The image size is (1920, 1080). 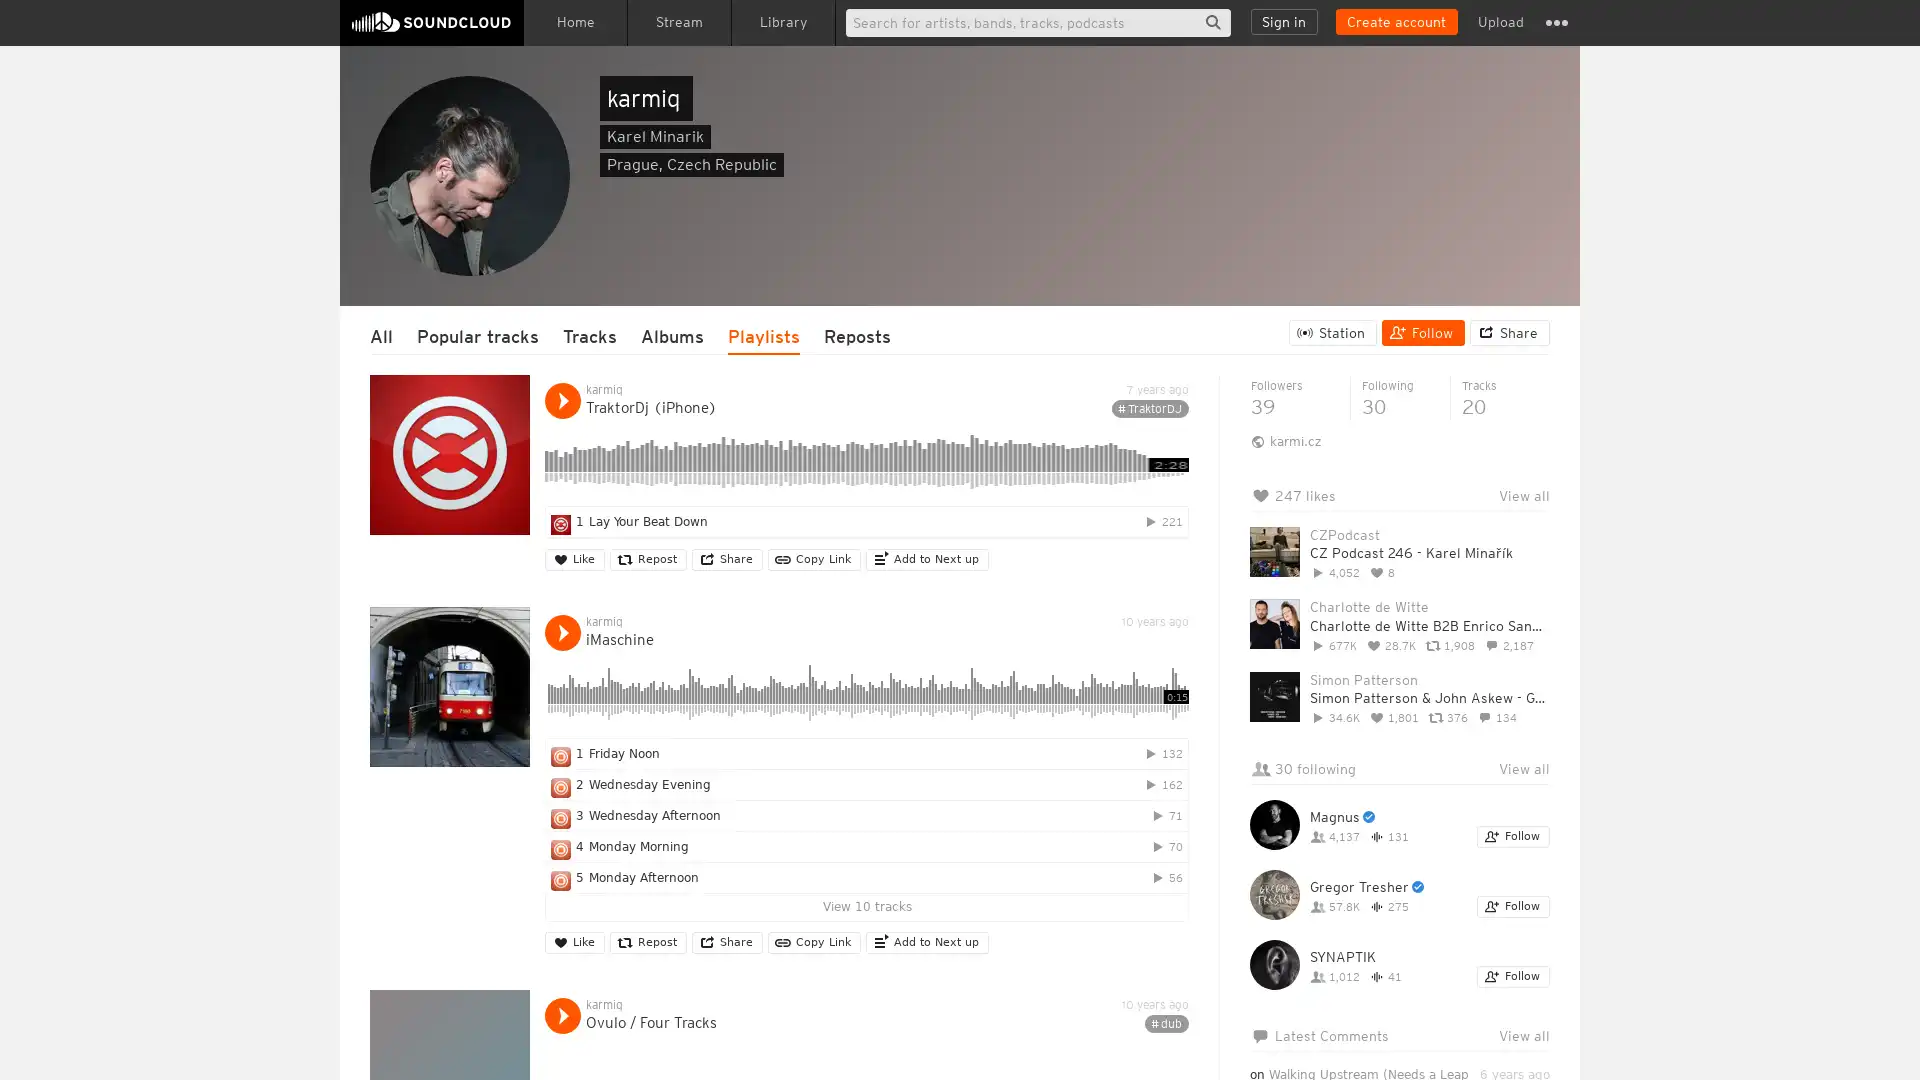 I want to click on Create a SoundCloud account, so click(x=1395, y=22).